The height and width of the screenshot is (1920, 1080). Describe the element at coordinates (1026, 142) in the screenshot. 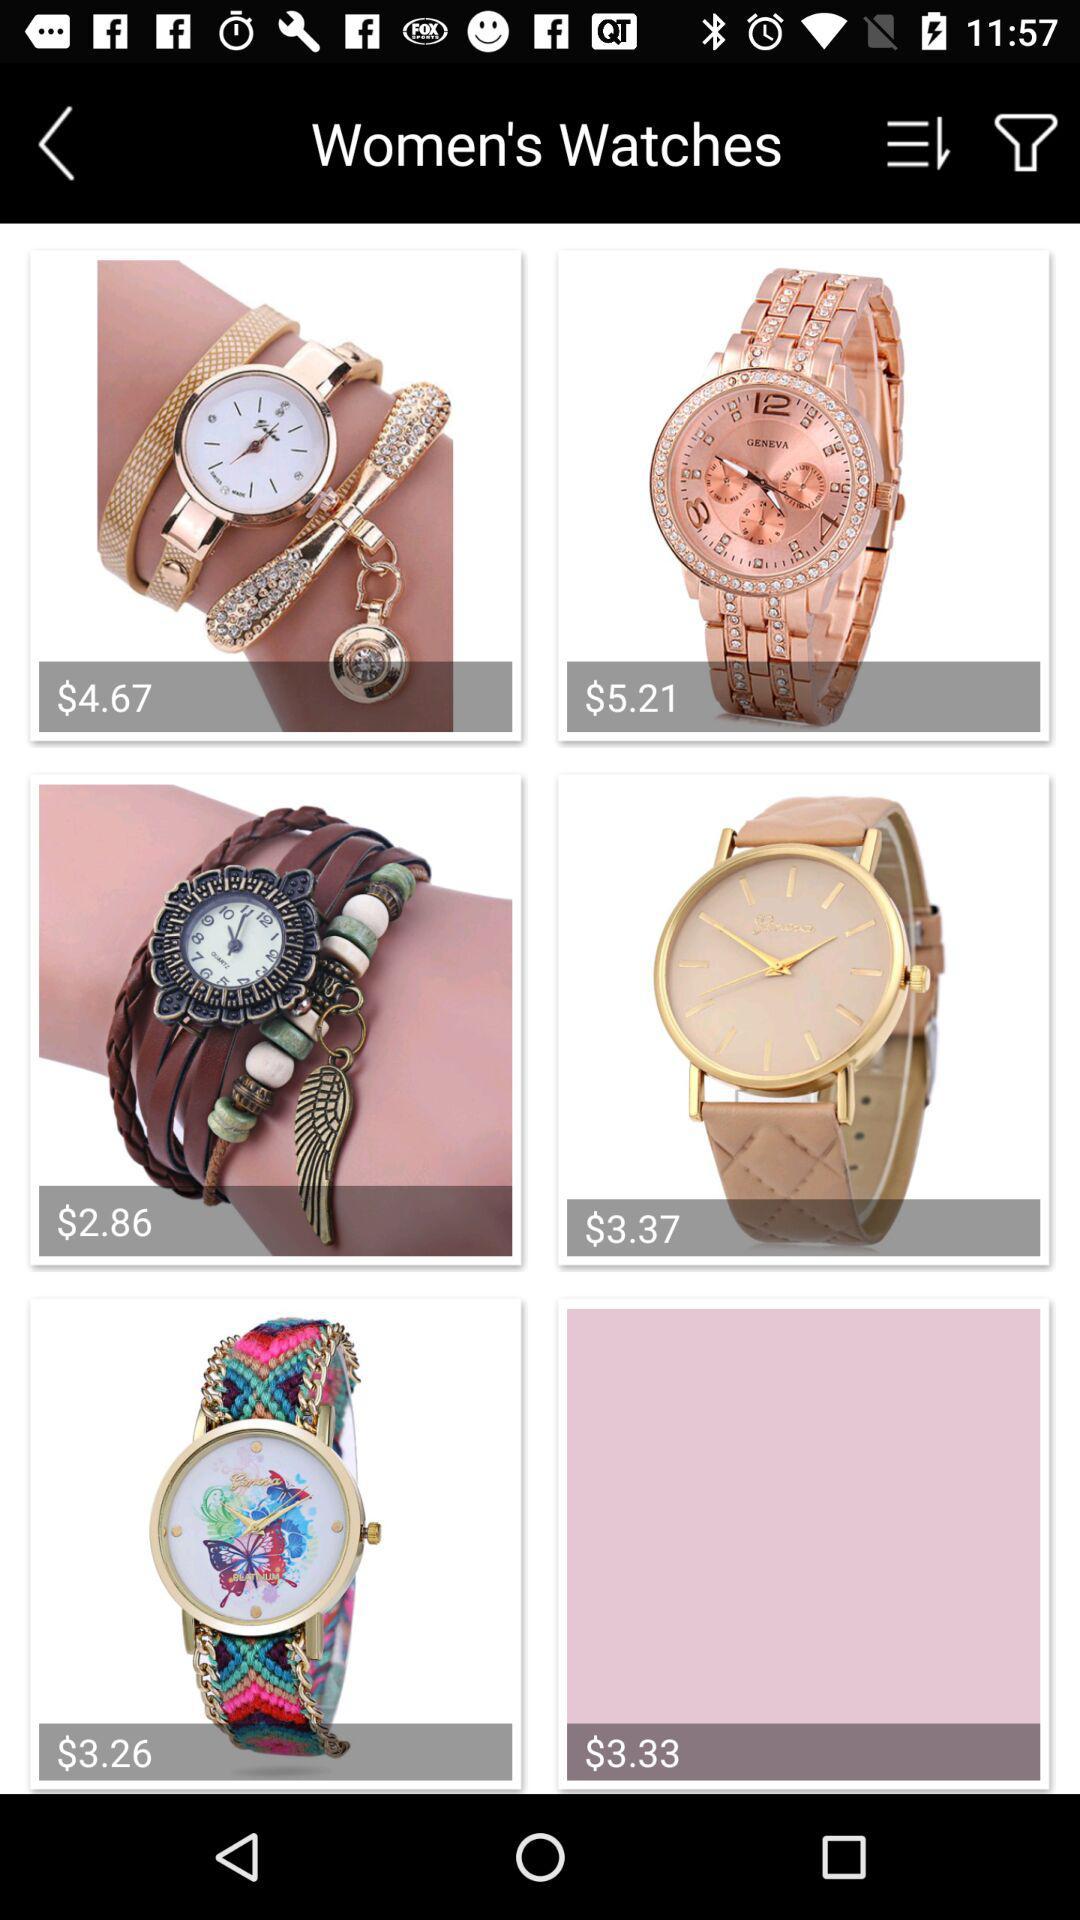

I see `filter menu` at that location.